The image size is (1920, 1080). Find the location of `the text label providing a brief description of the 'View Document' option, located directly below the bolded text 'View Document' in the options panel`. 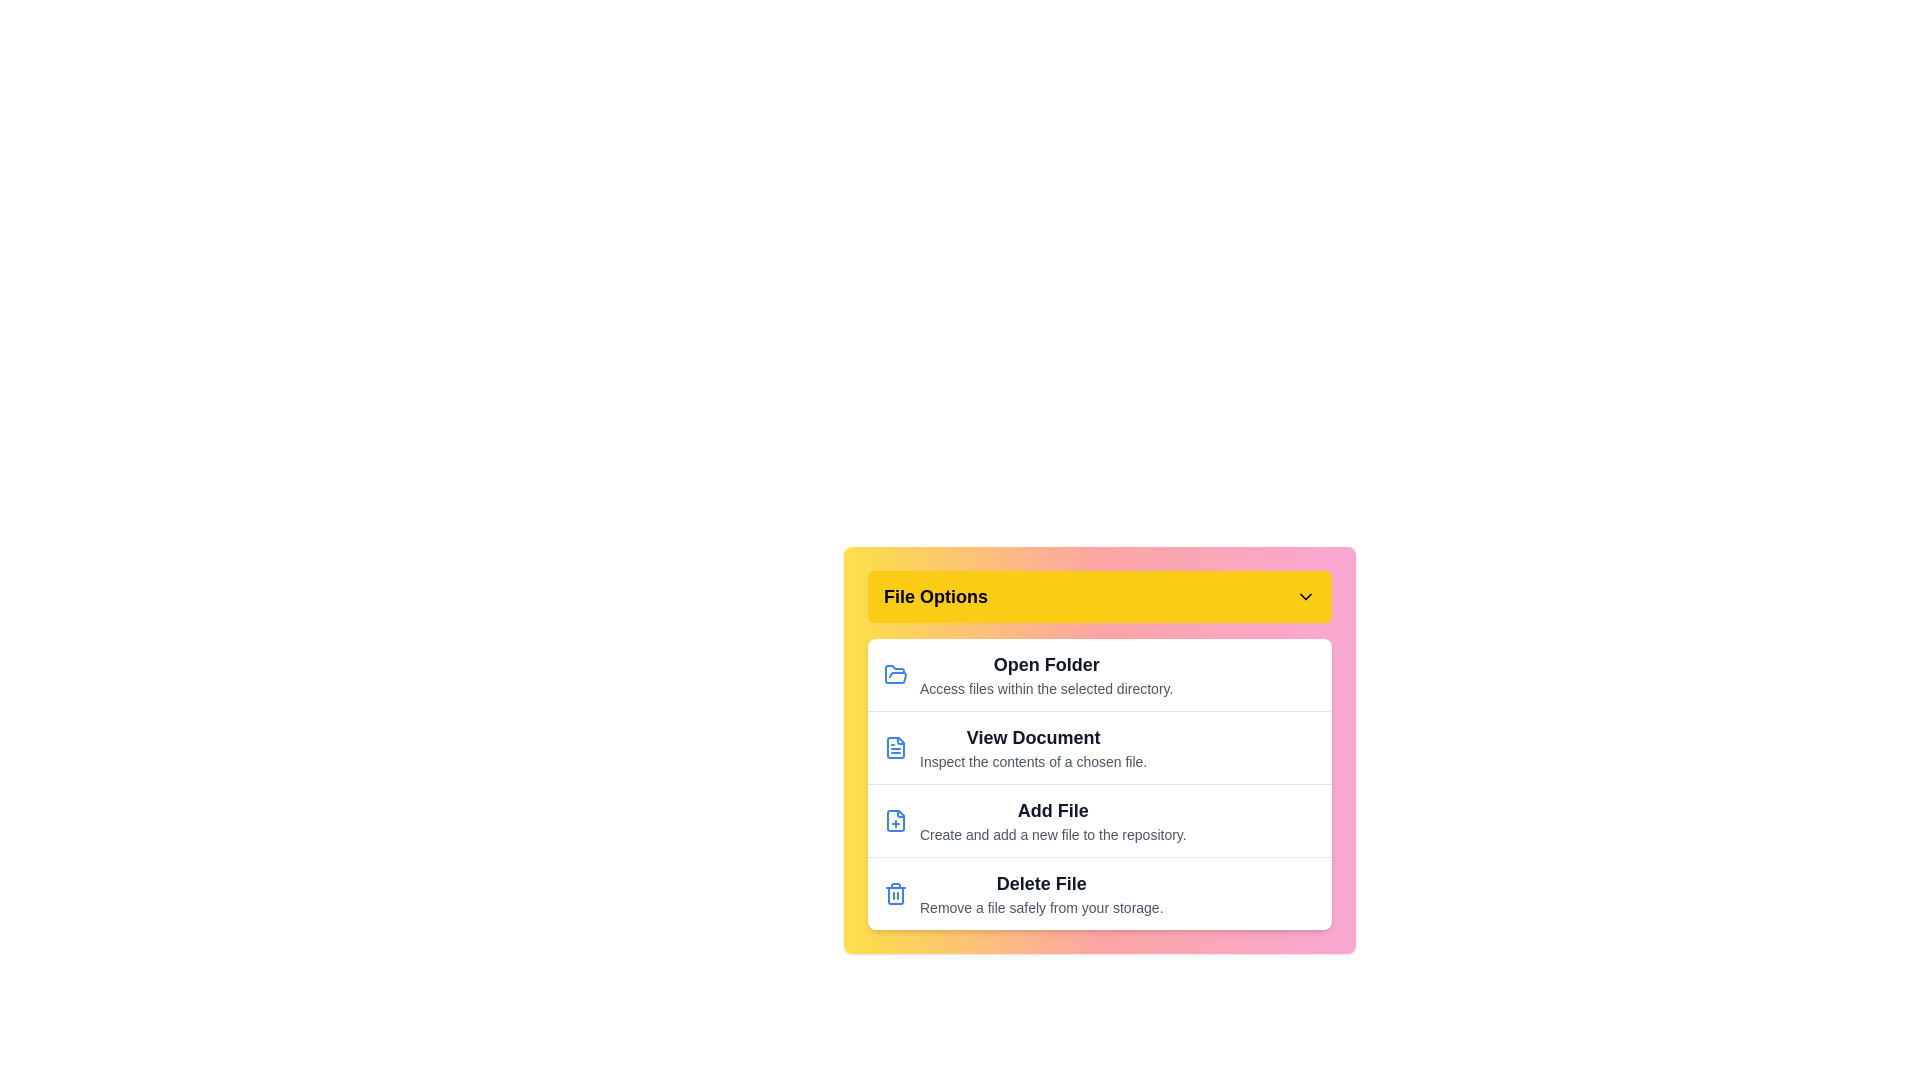

the text label providing a brief description of the 'View Document' option, located directly below the bolded text 'View Document' in the options panel is located at coordinates (1033, 762).